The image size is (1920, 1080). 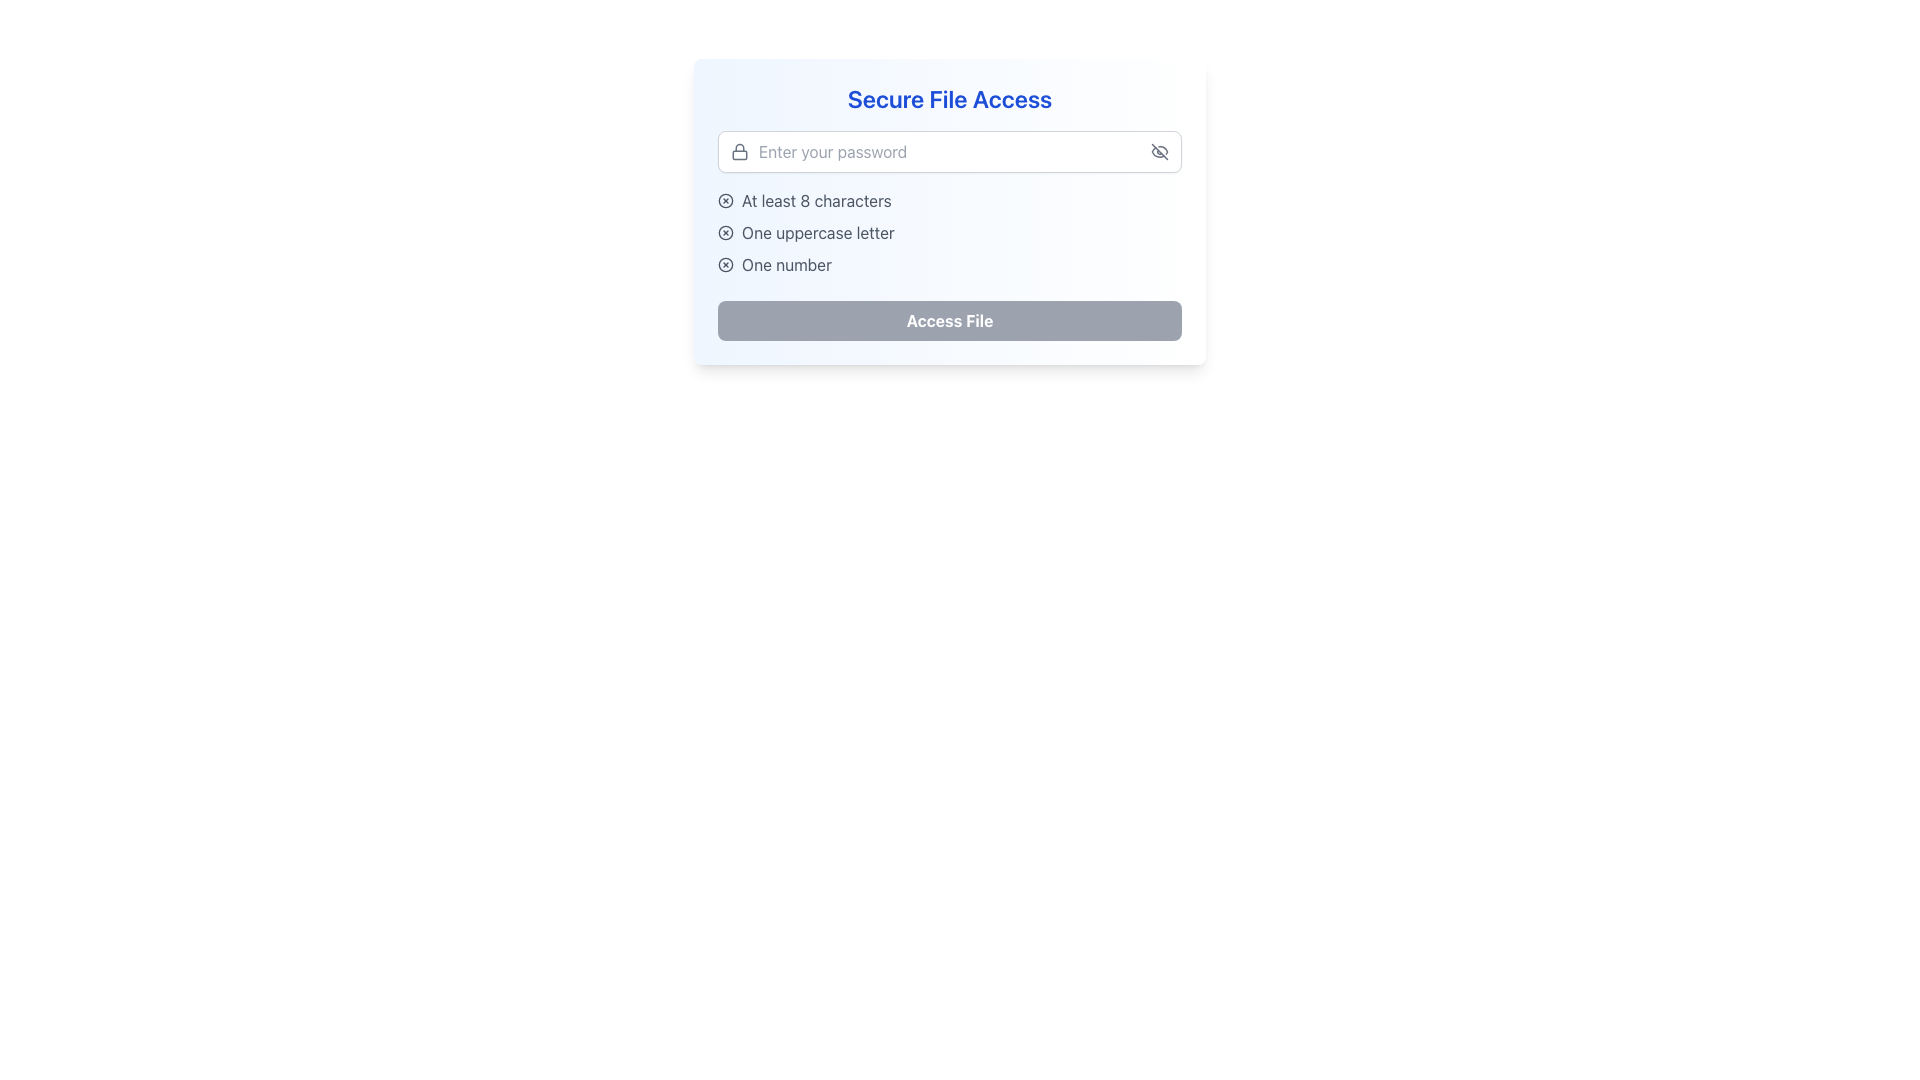 What do you see at coordinates (724, 200) in the screenshot?
I see `the circular outline icon located prominently to the left of the text 'At least 8 characters' in the password policy checklist` at bounding box center [724, 200].